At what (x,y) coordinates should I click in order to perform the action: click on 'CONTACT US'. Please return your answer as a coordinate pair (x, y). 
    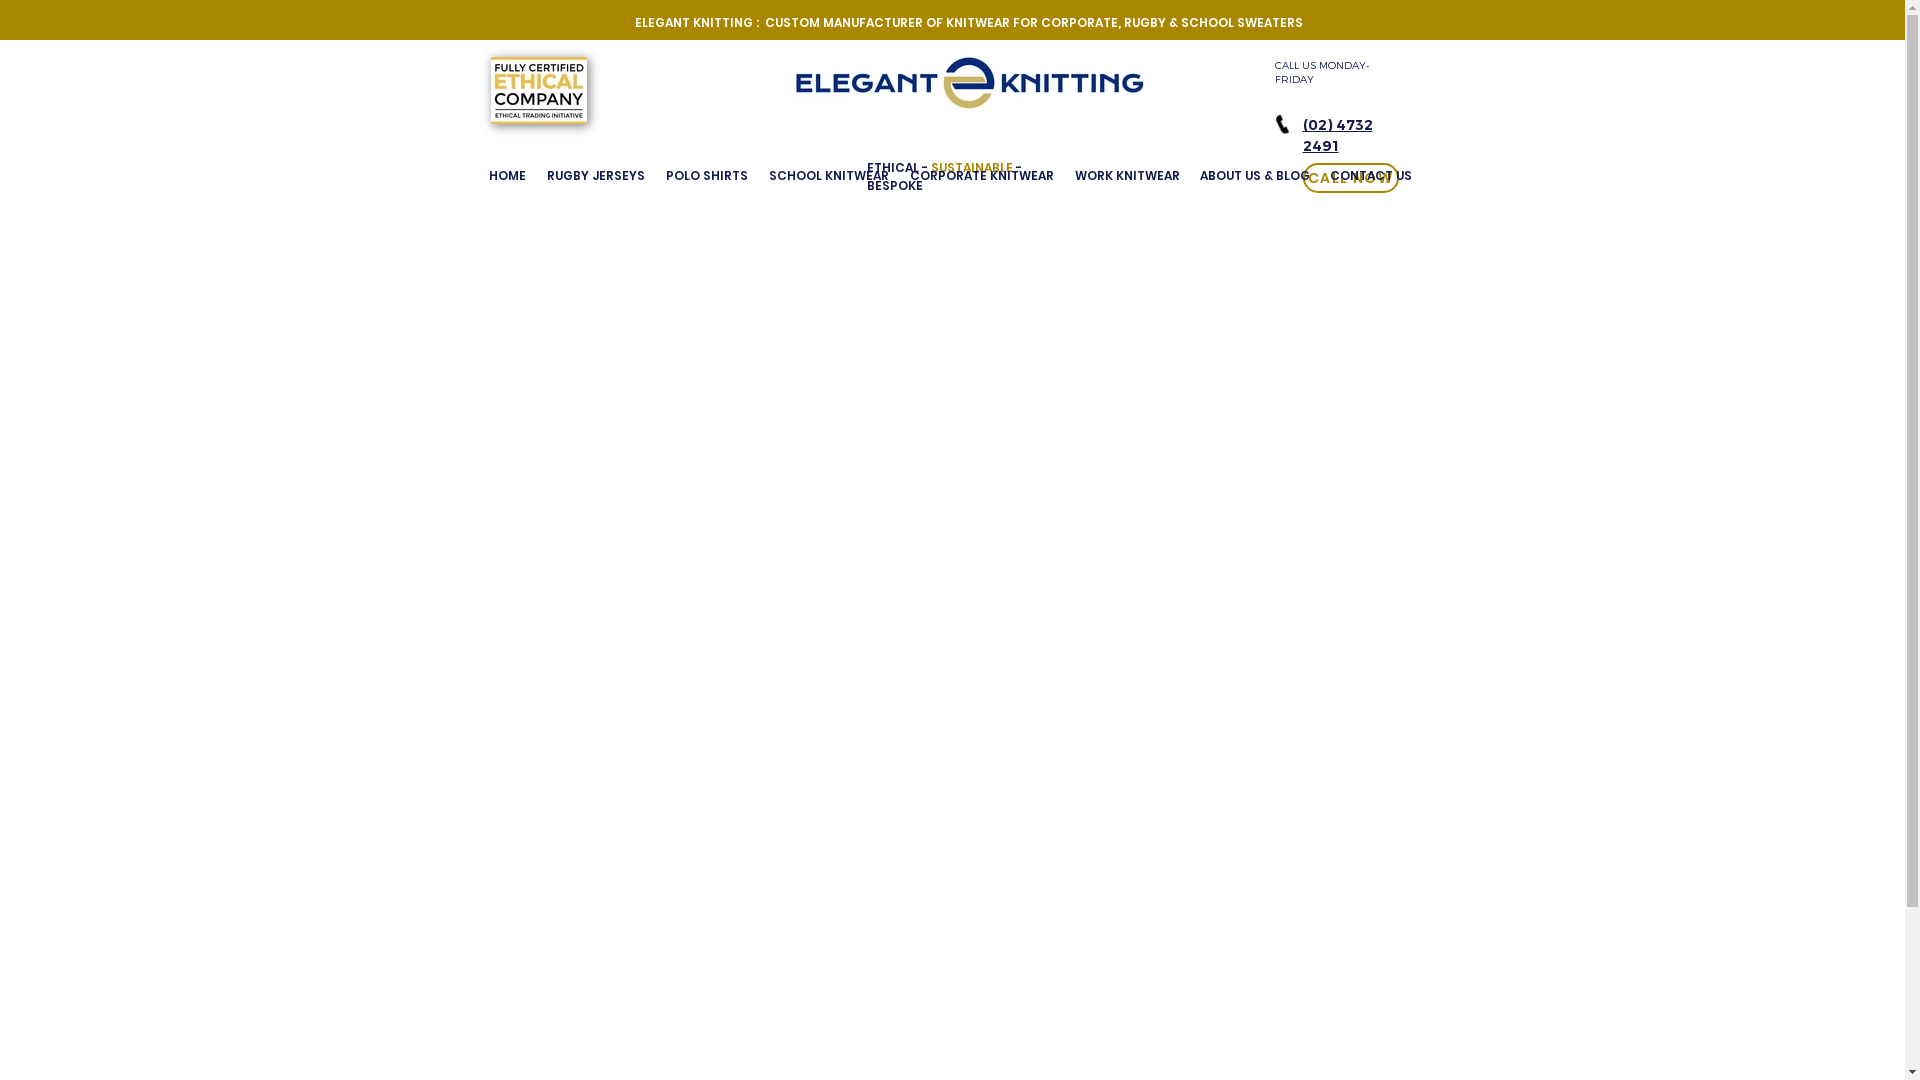
    Looking at the image, I should click on (1320, 175).